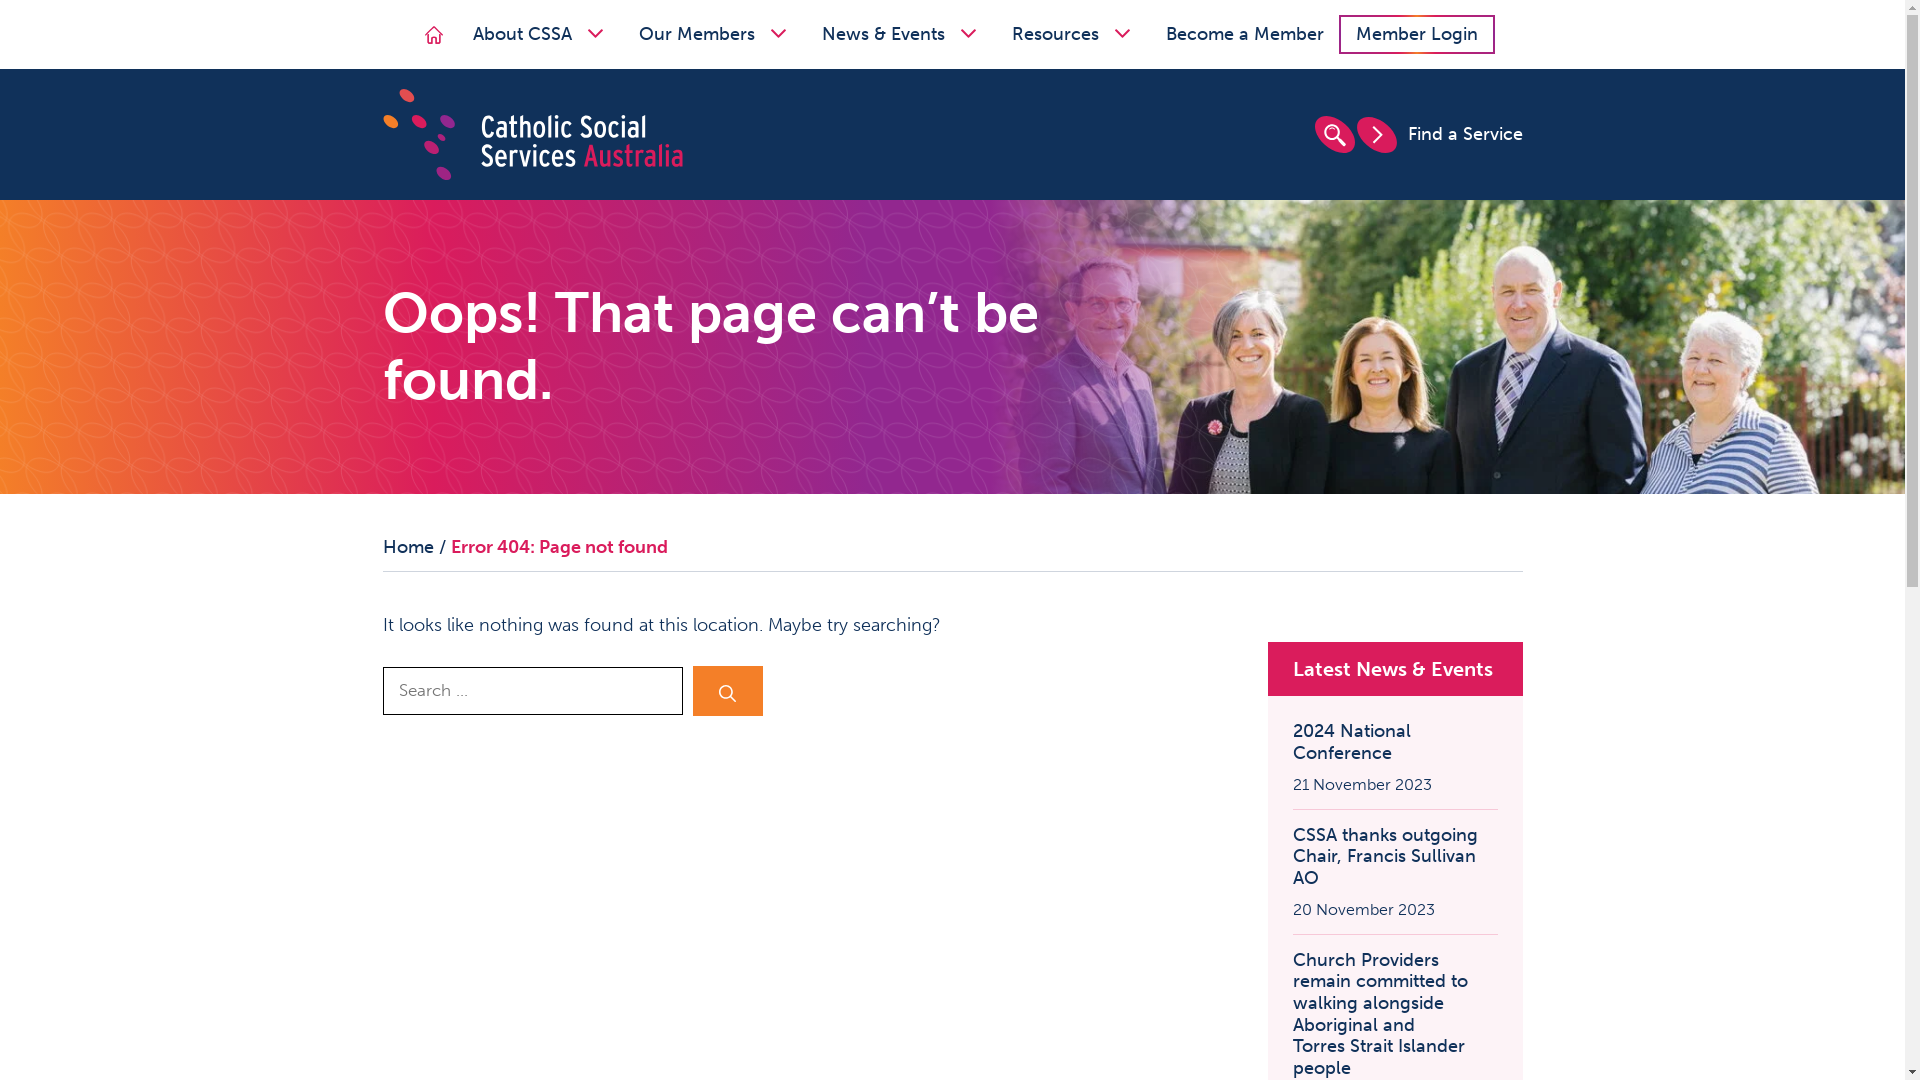 The height and width of the screenshot is (1080, 1920). I want to click on 'Search for:', so click(532, 689).